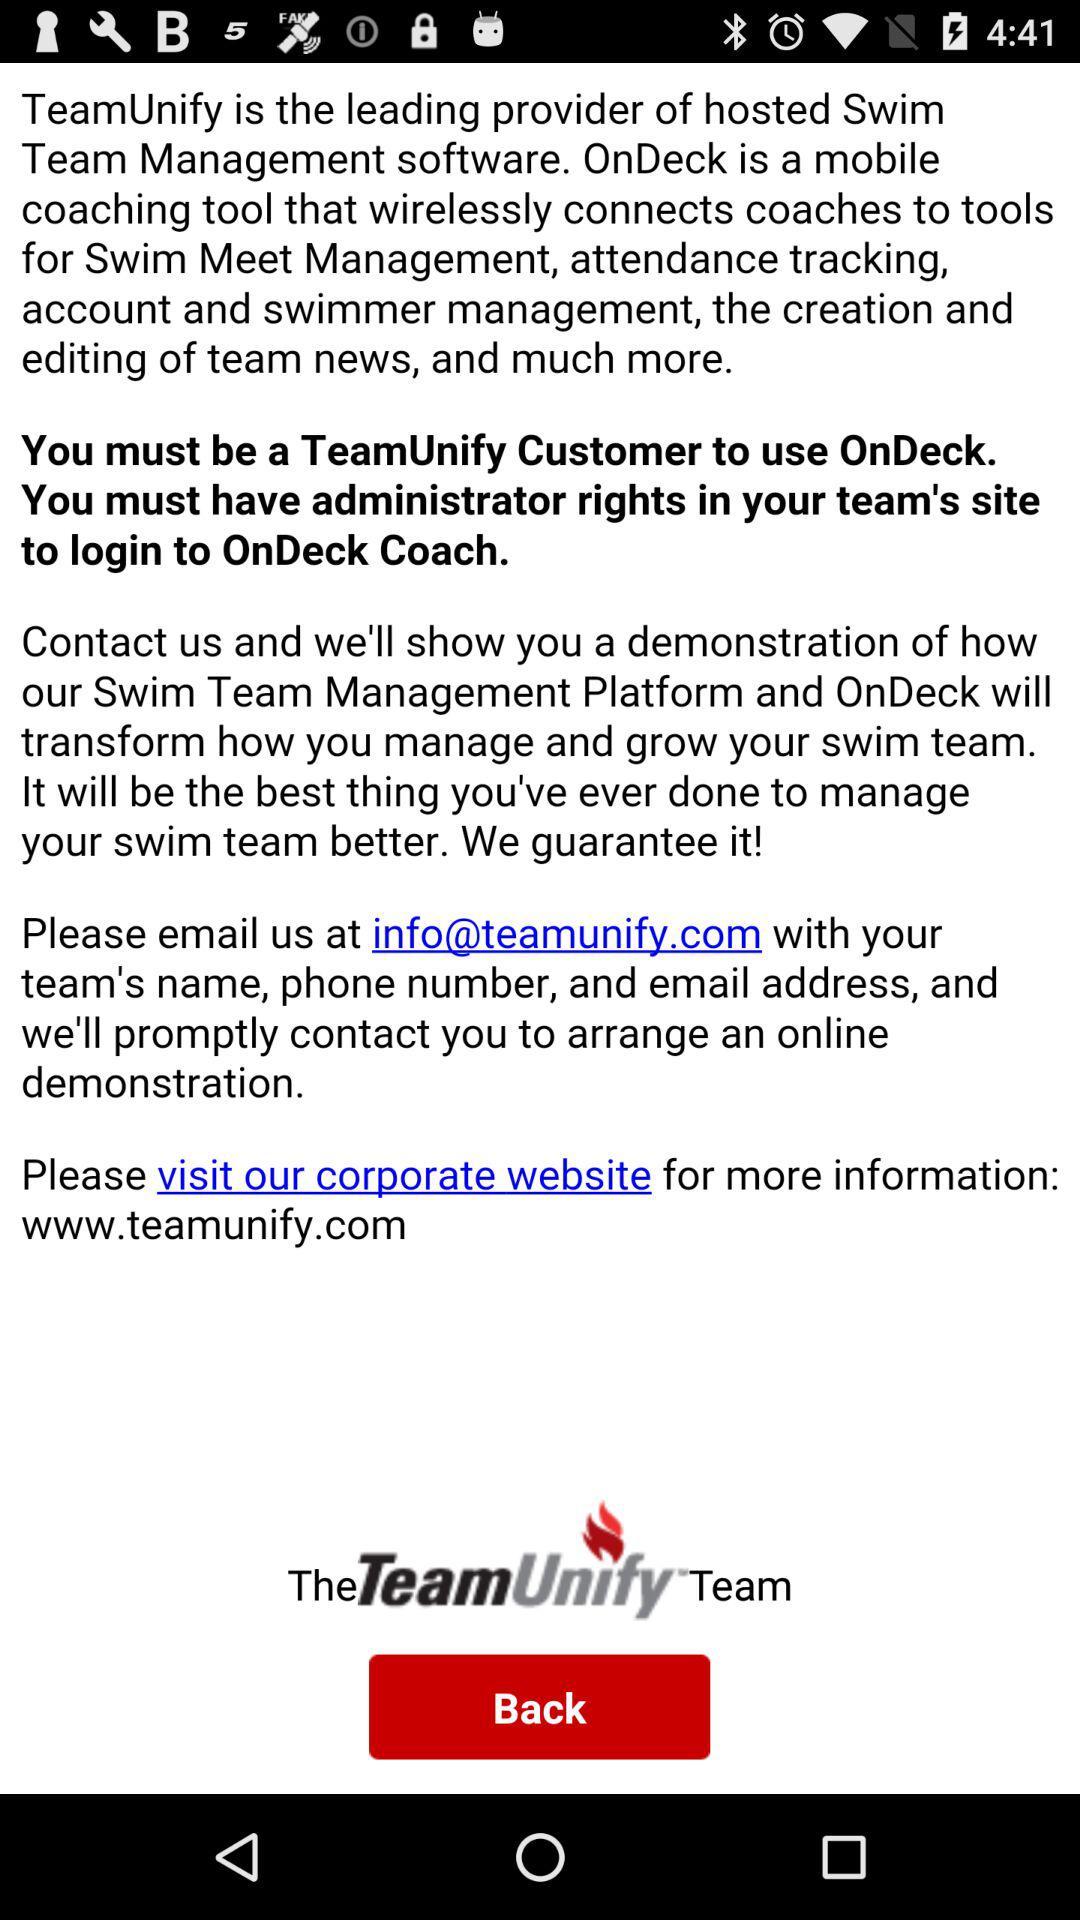 This screenshot has width=1080, height=1920. Describe the element at coordinates (540, 764) in the screenshot. I see `color print` at that location.